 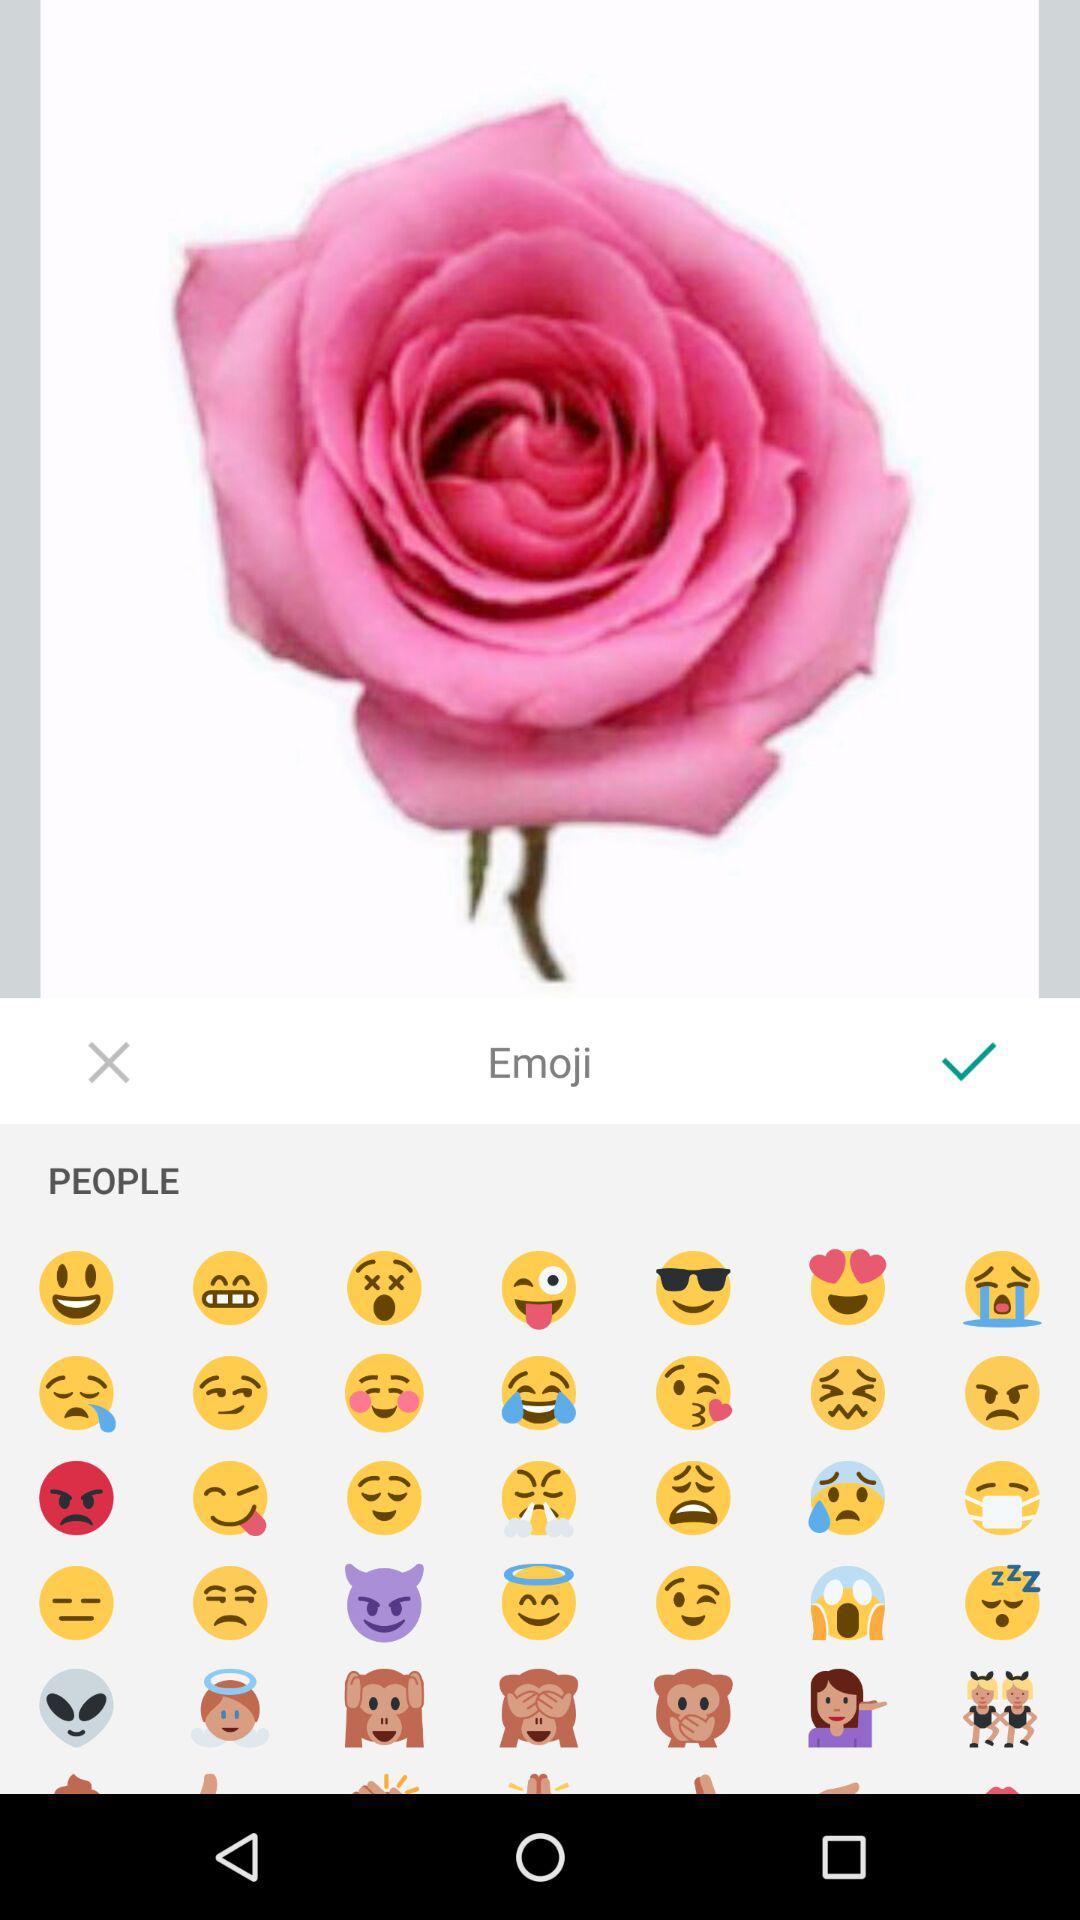 What do you see at coordinates (848, 1498) in the screenshot?
I see `emoji` at bounding box center [848, 1498].